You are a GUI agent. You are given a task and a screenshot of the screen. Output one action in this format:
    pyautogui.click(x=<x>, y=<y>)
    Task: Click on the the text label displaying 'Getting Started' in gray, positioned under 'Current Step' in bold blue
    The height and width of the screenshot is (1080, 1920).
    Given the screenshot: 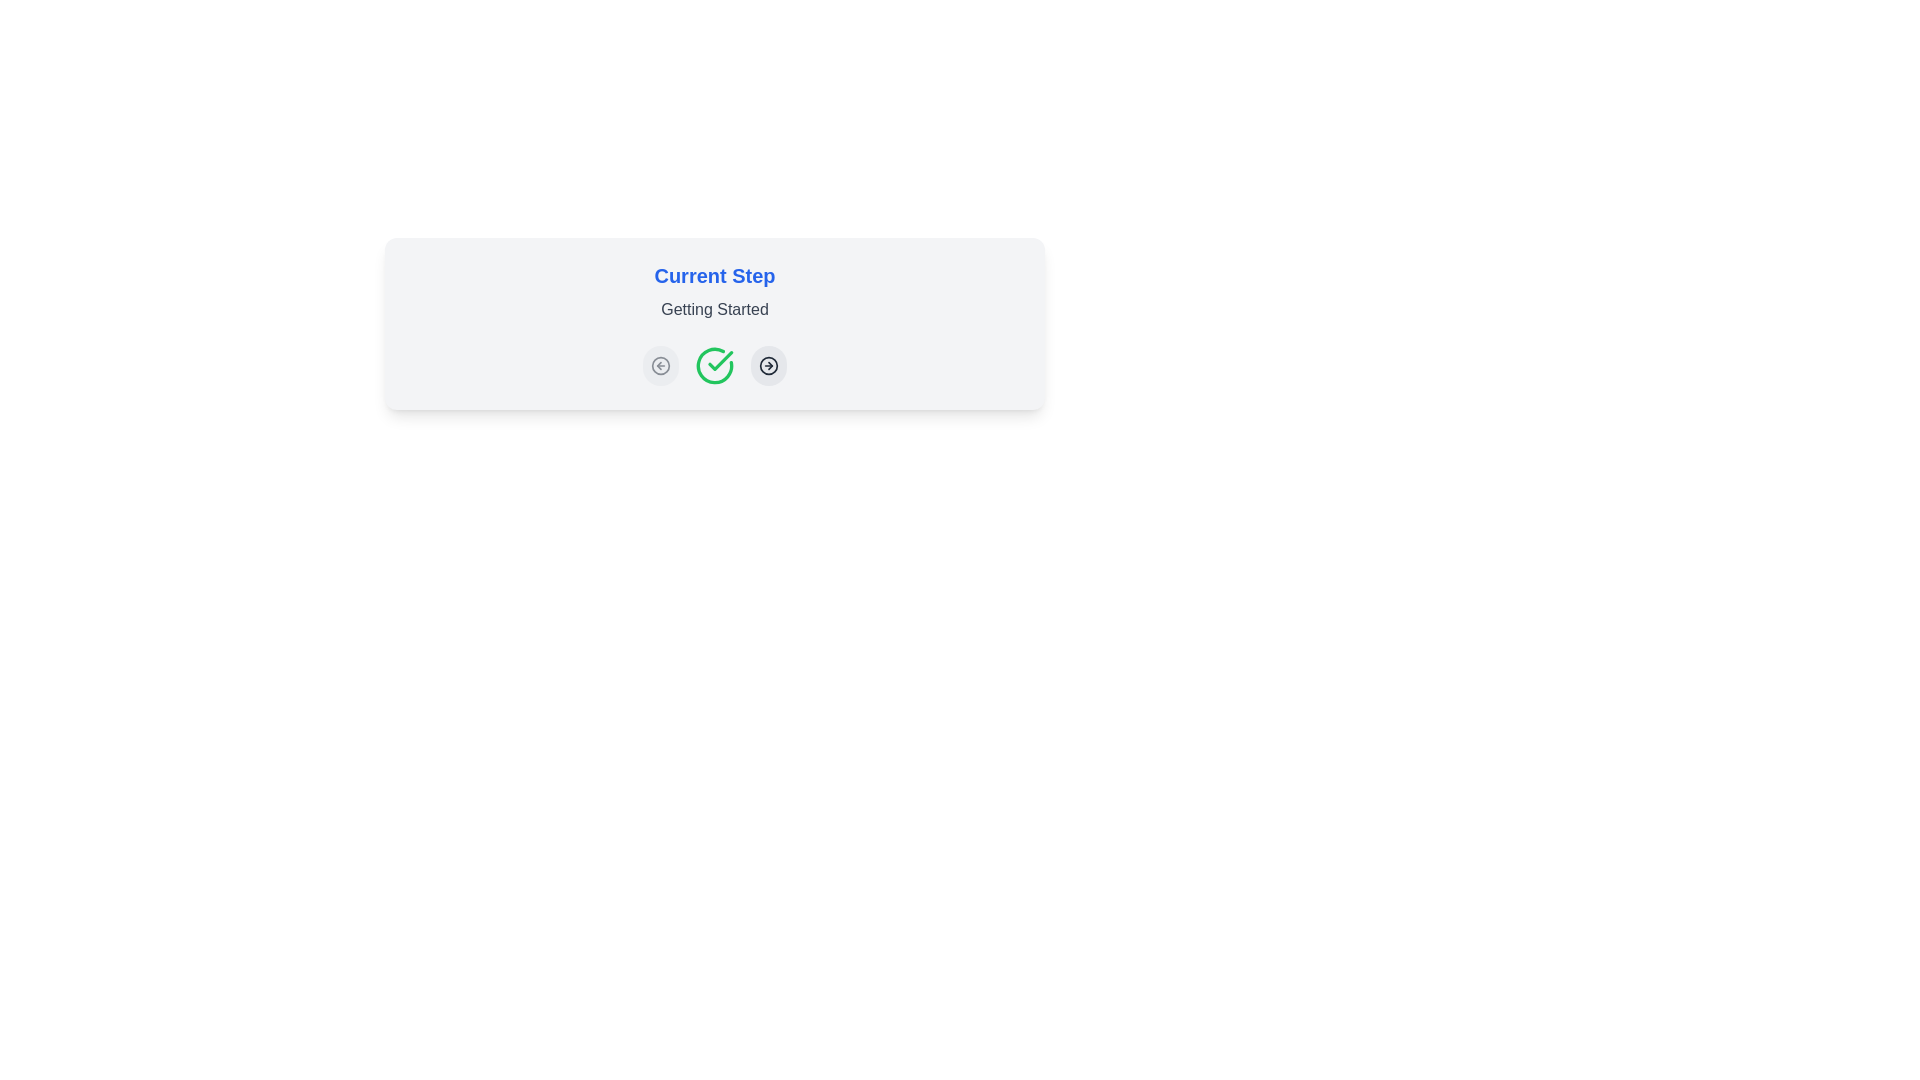 What is the action you would take?
    pyautogui.click(x=715, y=309)
    